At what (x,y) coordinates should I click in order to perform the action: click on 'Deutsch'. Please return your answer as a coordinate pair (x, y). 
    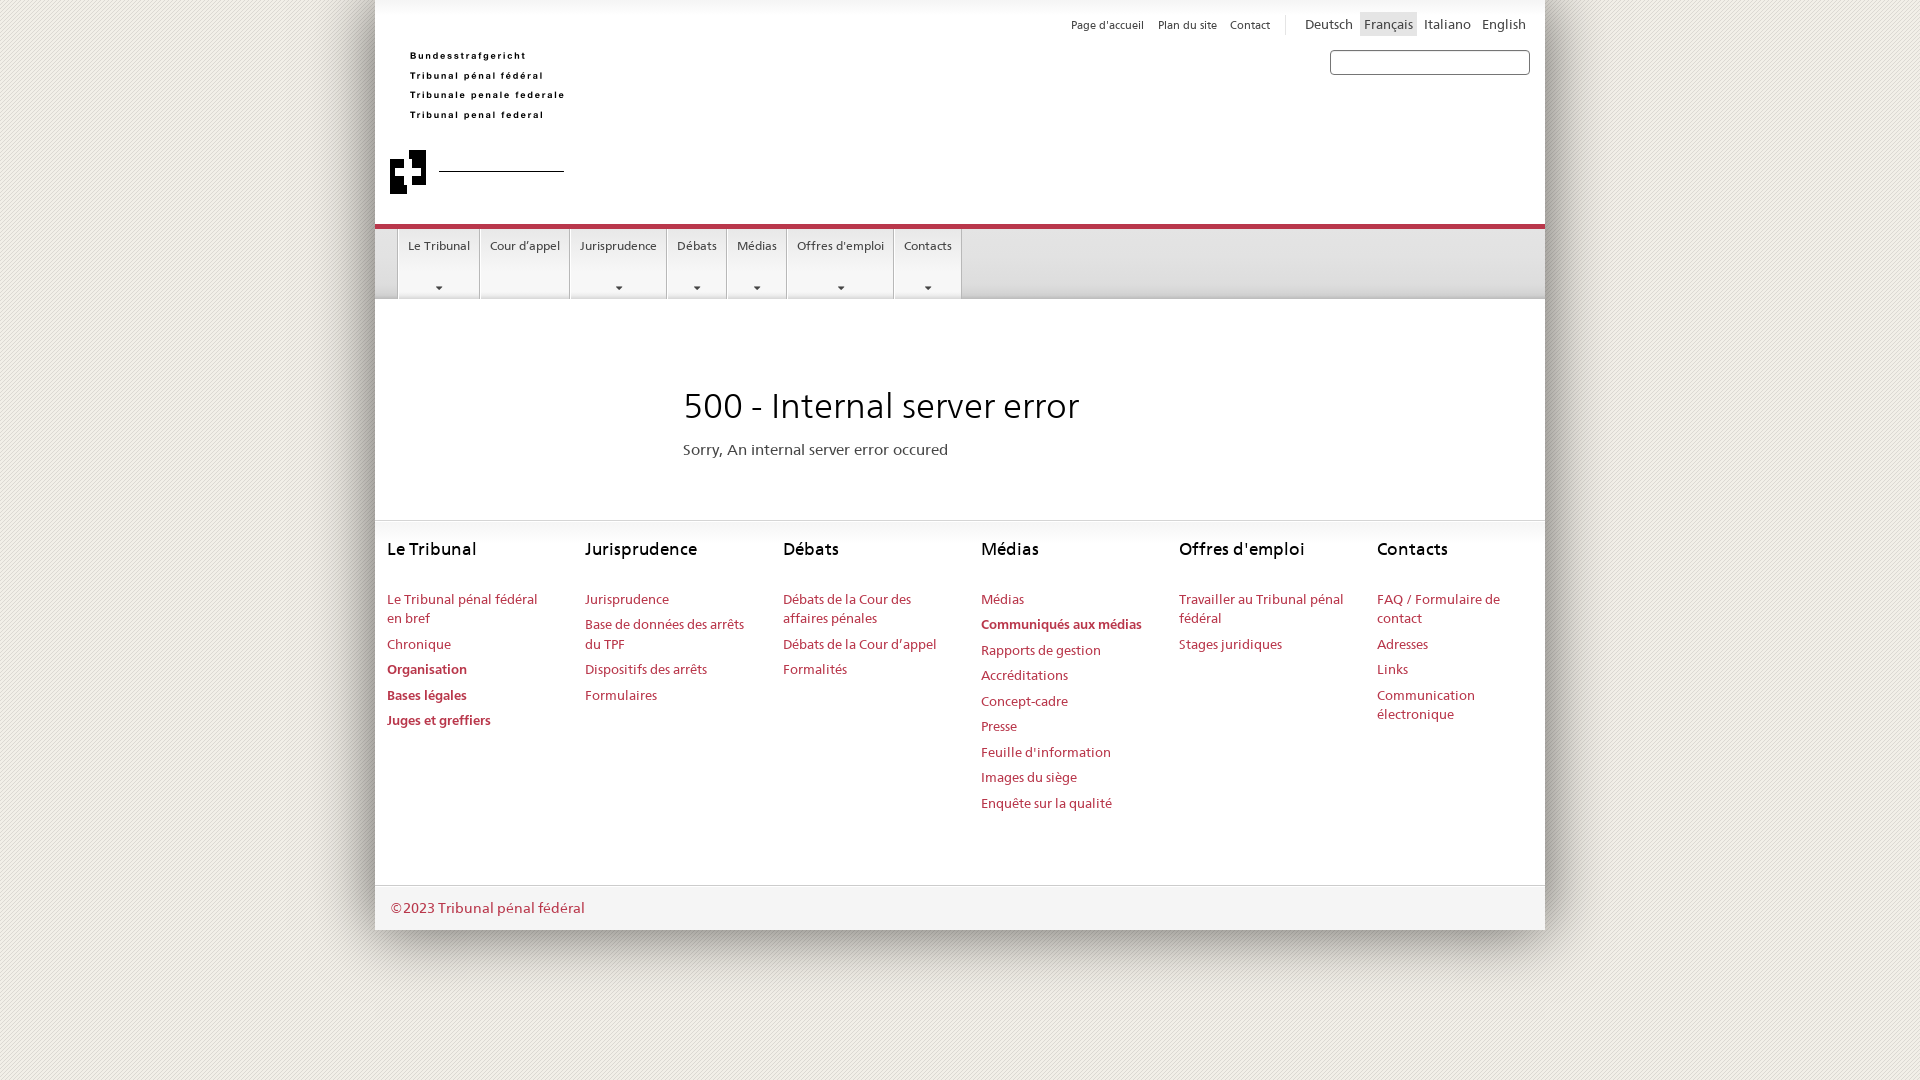
    Looking at the image, I should click on (1300, 23).